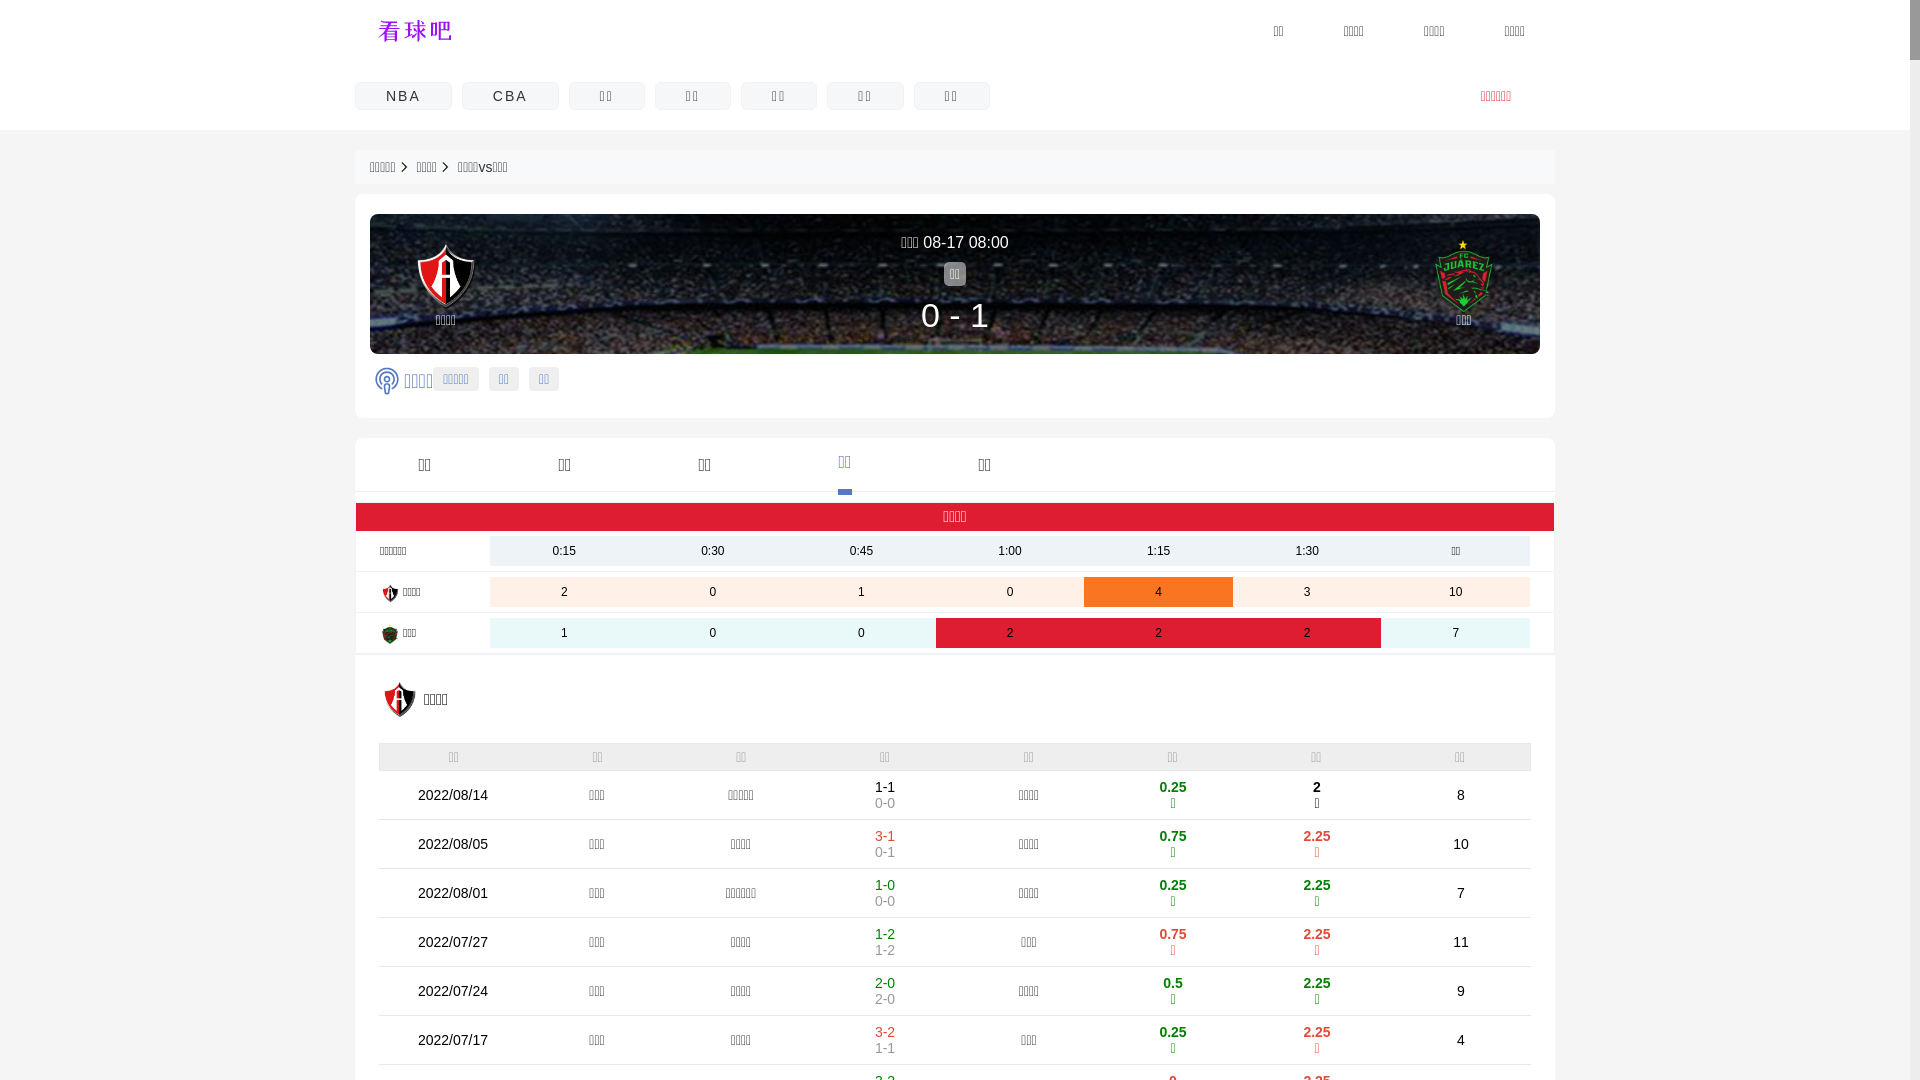 This screenshot has width=1920, height=1080. What do you see at coordinates (402, 96) in the screenshot?
I see `'NBA'` at bounding box center [402, 96].